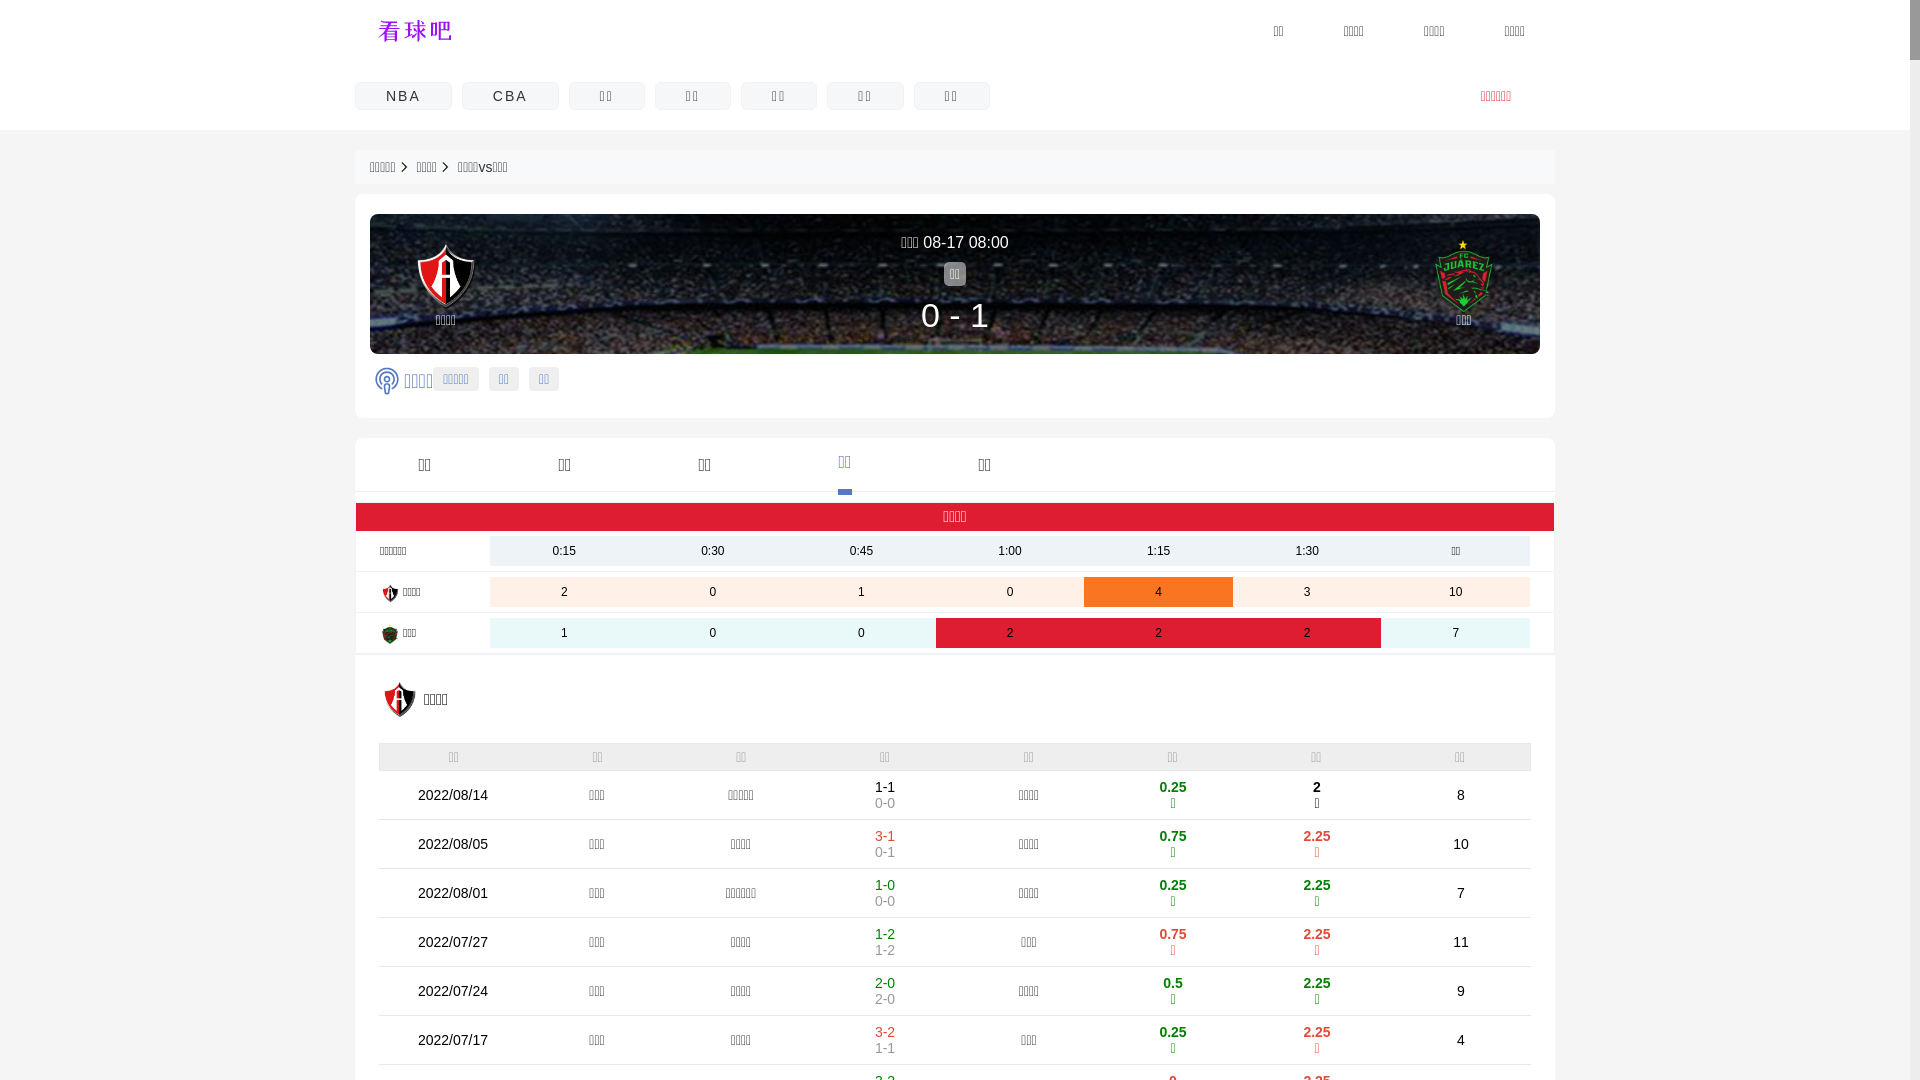 This screenshot has width=1920, height=1080. What do you see at coordinates (402, 96) in the screenshot?
I see `'NBA'` at bounding box center [402, 96].